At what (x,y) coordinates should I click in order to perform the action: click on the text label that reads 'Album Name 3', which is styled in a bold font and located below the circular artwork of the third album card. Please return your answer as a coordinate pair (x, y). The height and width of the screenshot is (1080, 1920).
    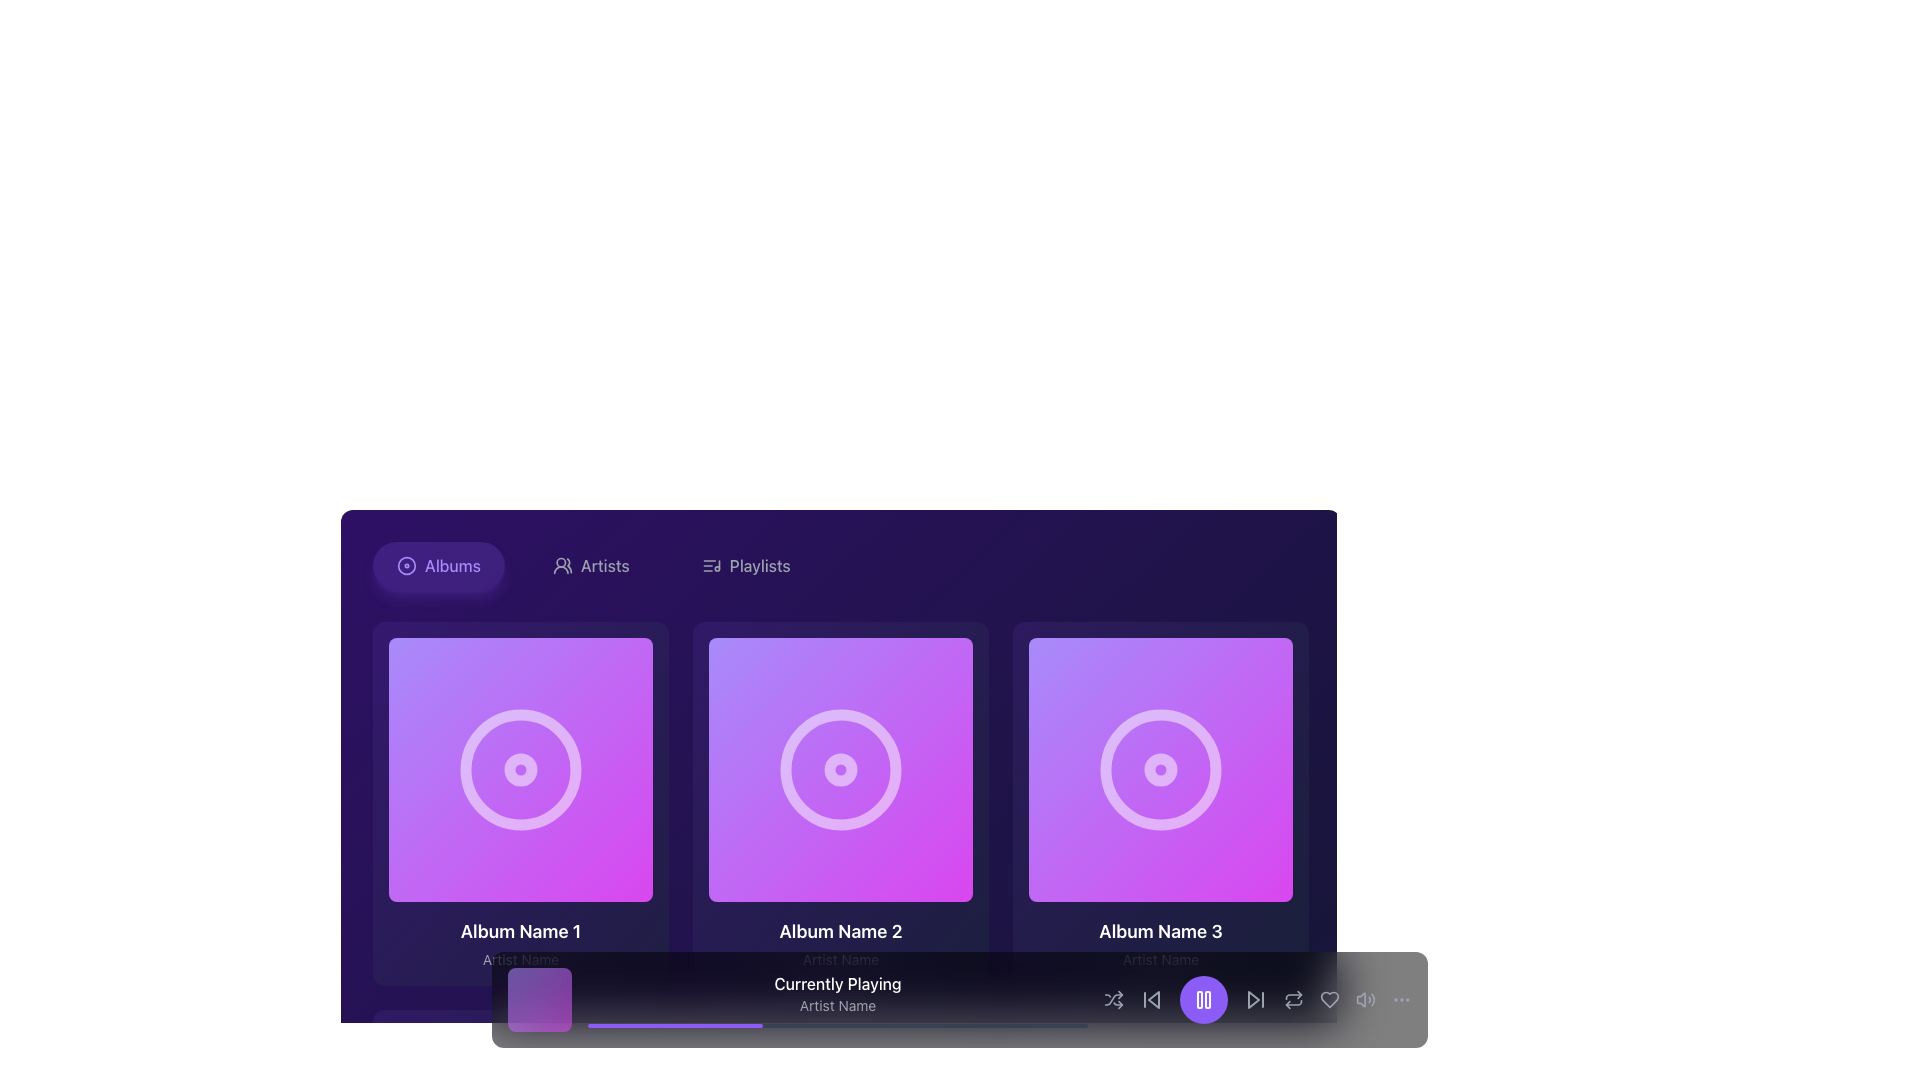
    Looking at the image, I should click on (1161, 932).